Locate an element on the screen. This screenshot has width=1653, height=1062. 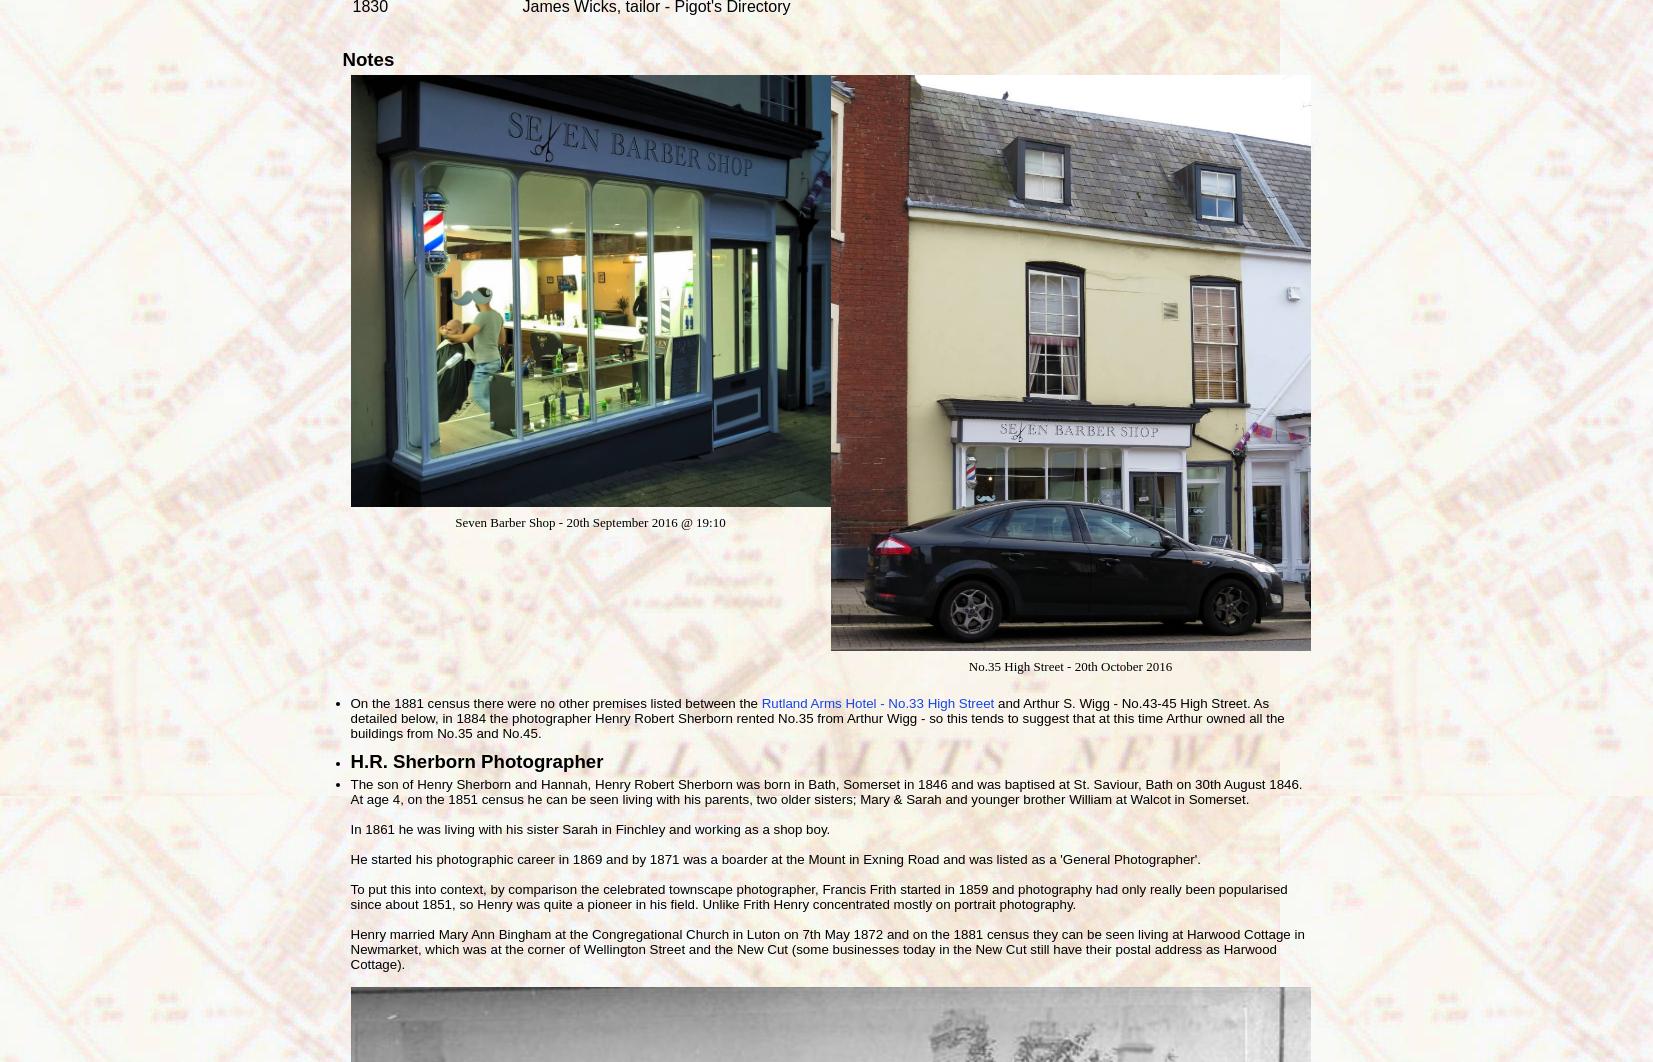
'To put this into context, by comparison the celebrated townscape                             
              photographer, Francis Frith started in 1859 and photography had                             
              only really been popularised since about 1851, so Henry was quite                             
              a pioneer in his field. Unlike Frith Henry concentrated mostly on                             
              portrait photography.' is located at coordinates (817, 895).